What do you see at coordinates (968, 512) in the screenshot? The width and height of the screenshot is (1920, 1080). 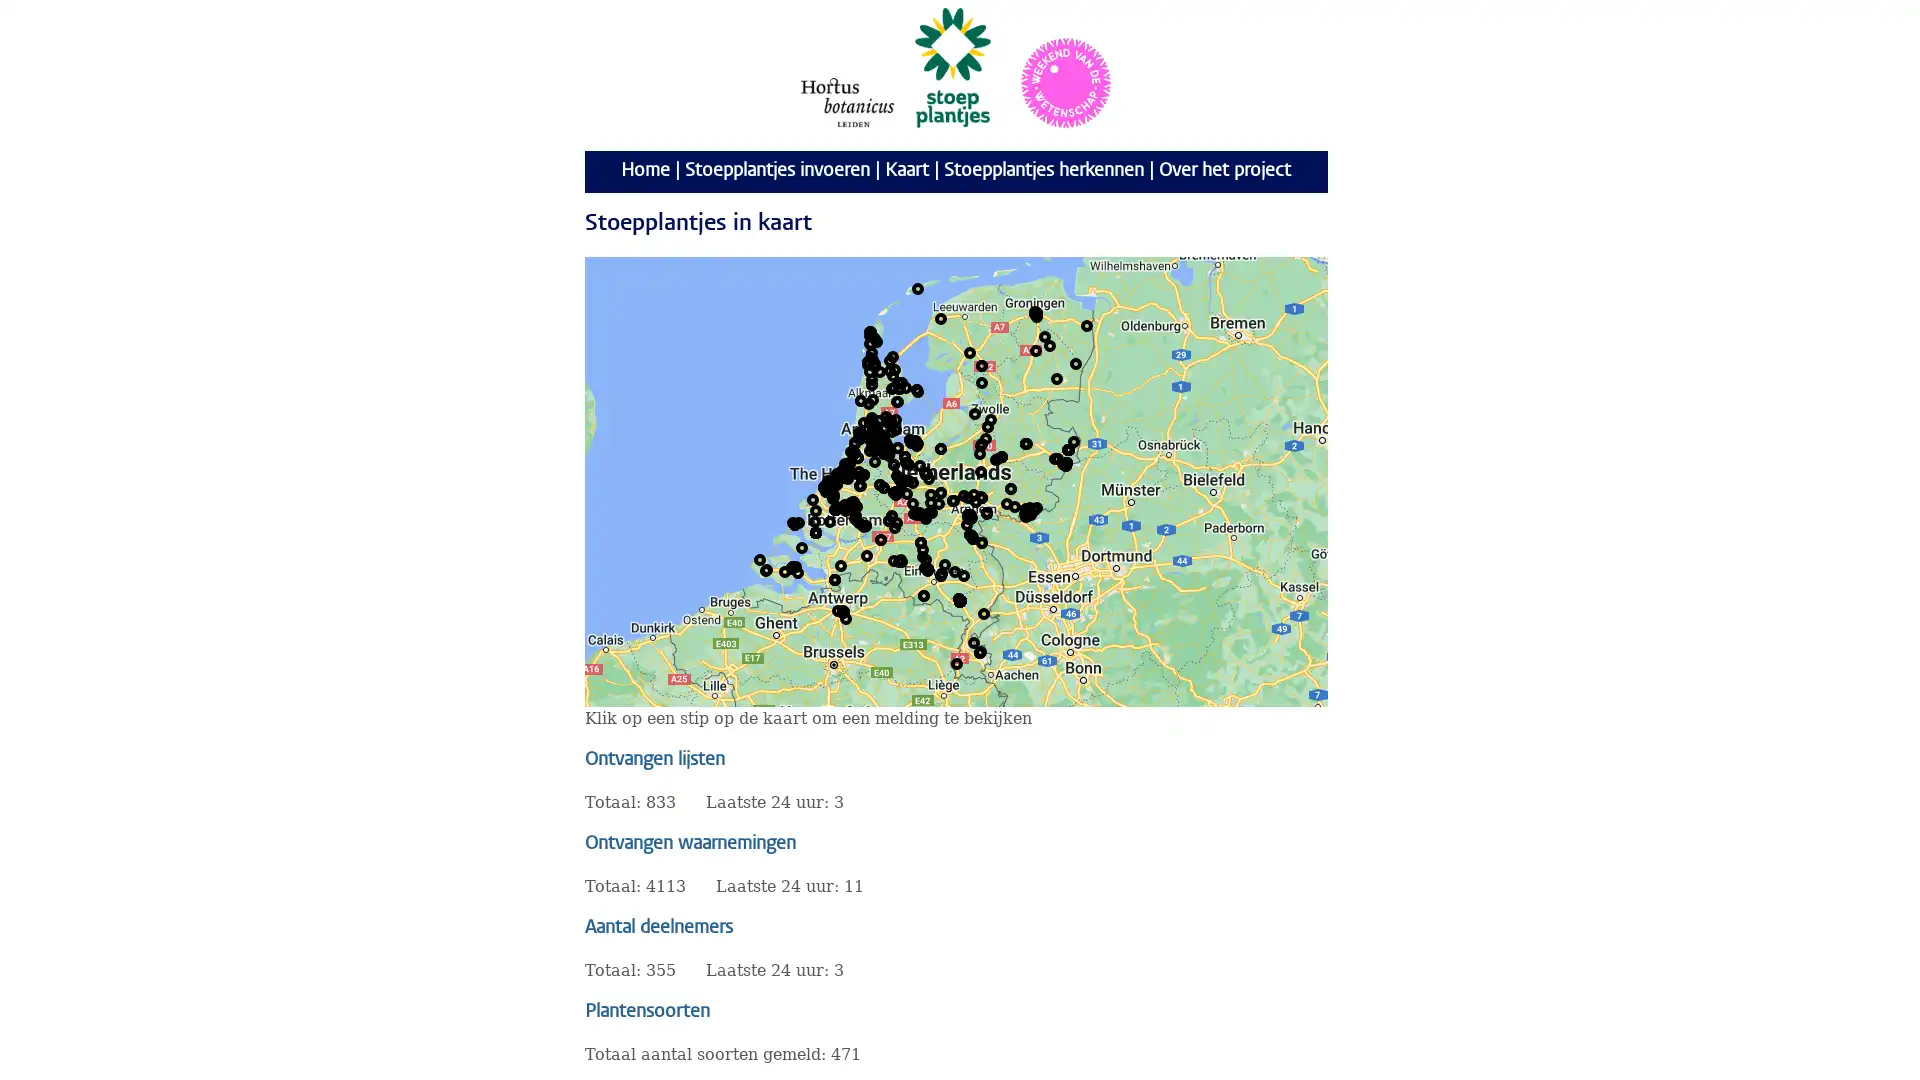 I see `Telling van Julia op 15 oktober 2021` at bounding box center [968, 512].